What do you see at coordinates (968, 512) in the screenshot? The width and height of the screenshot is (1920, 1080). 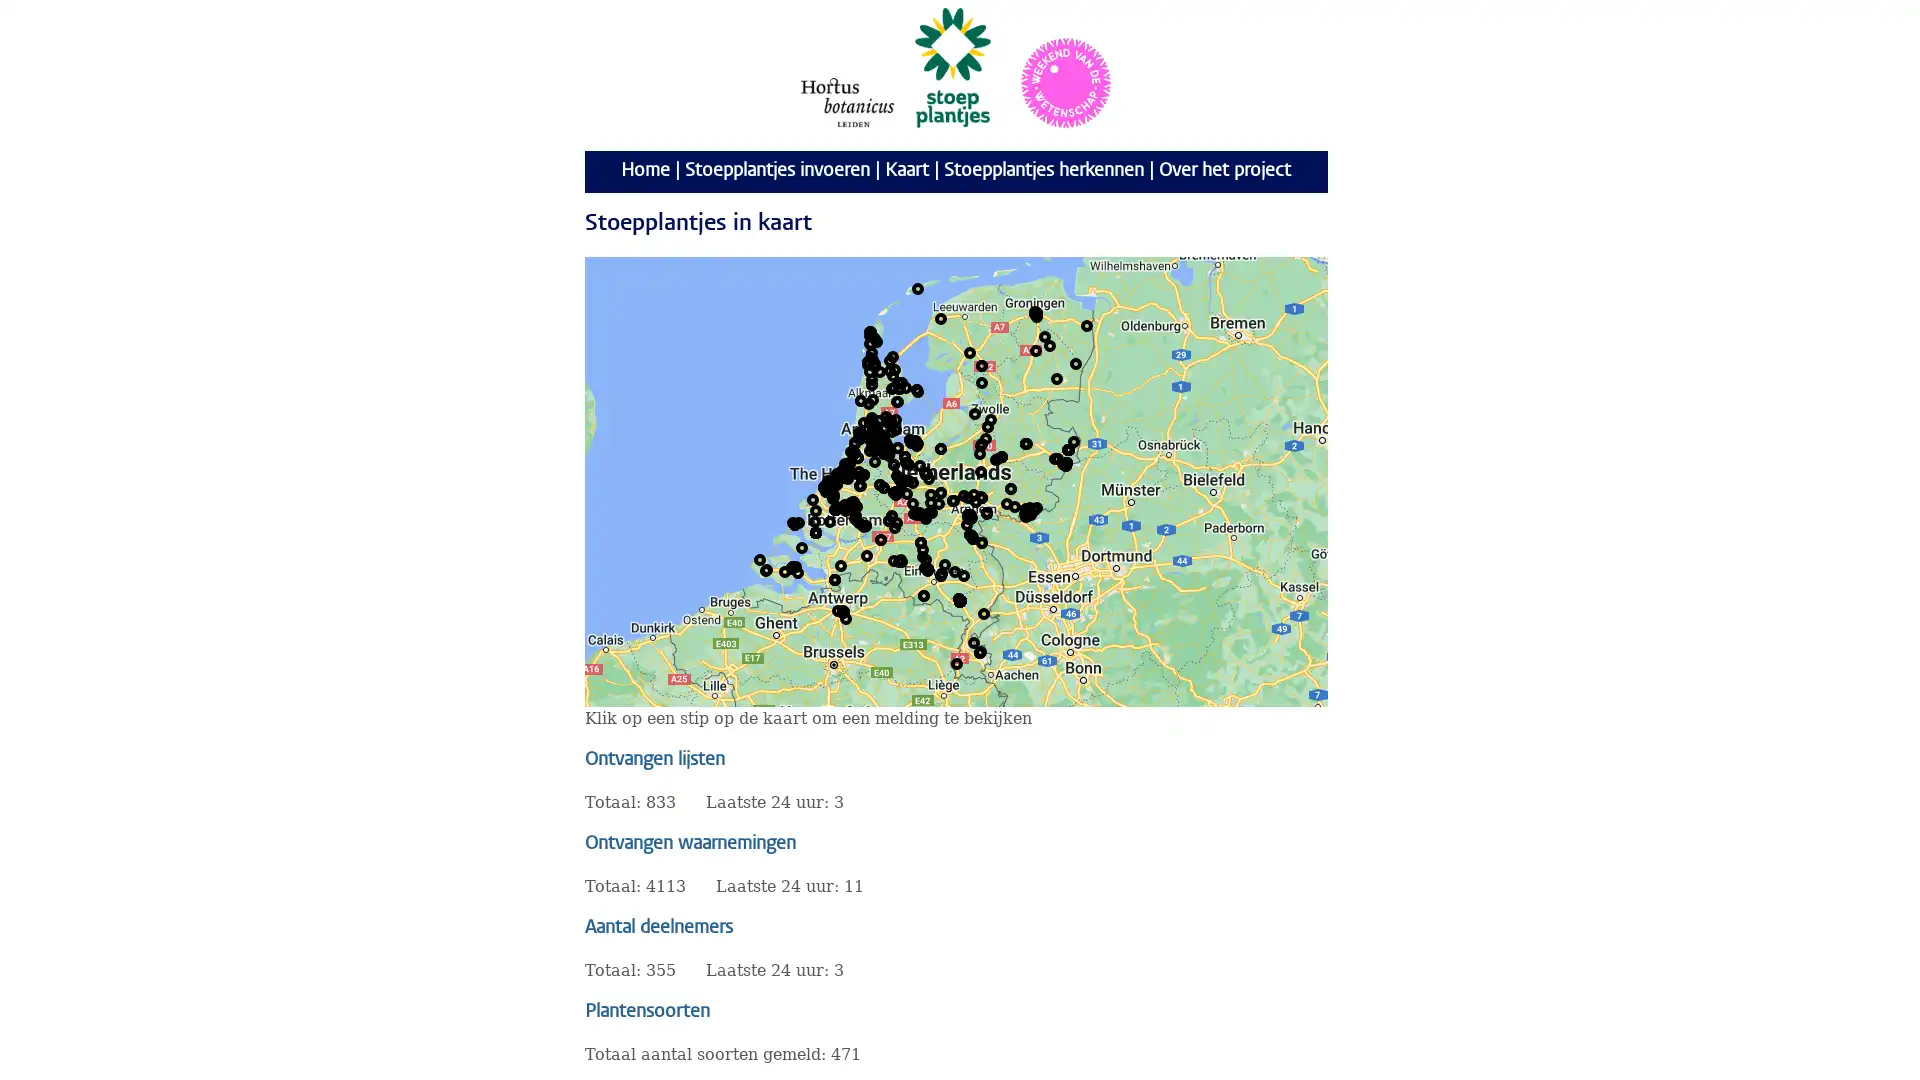 I see `Telling van Julia op 15 oktober 2021` at bounding box center [968, 512].